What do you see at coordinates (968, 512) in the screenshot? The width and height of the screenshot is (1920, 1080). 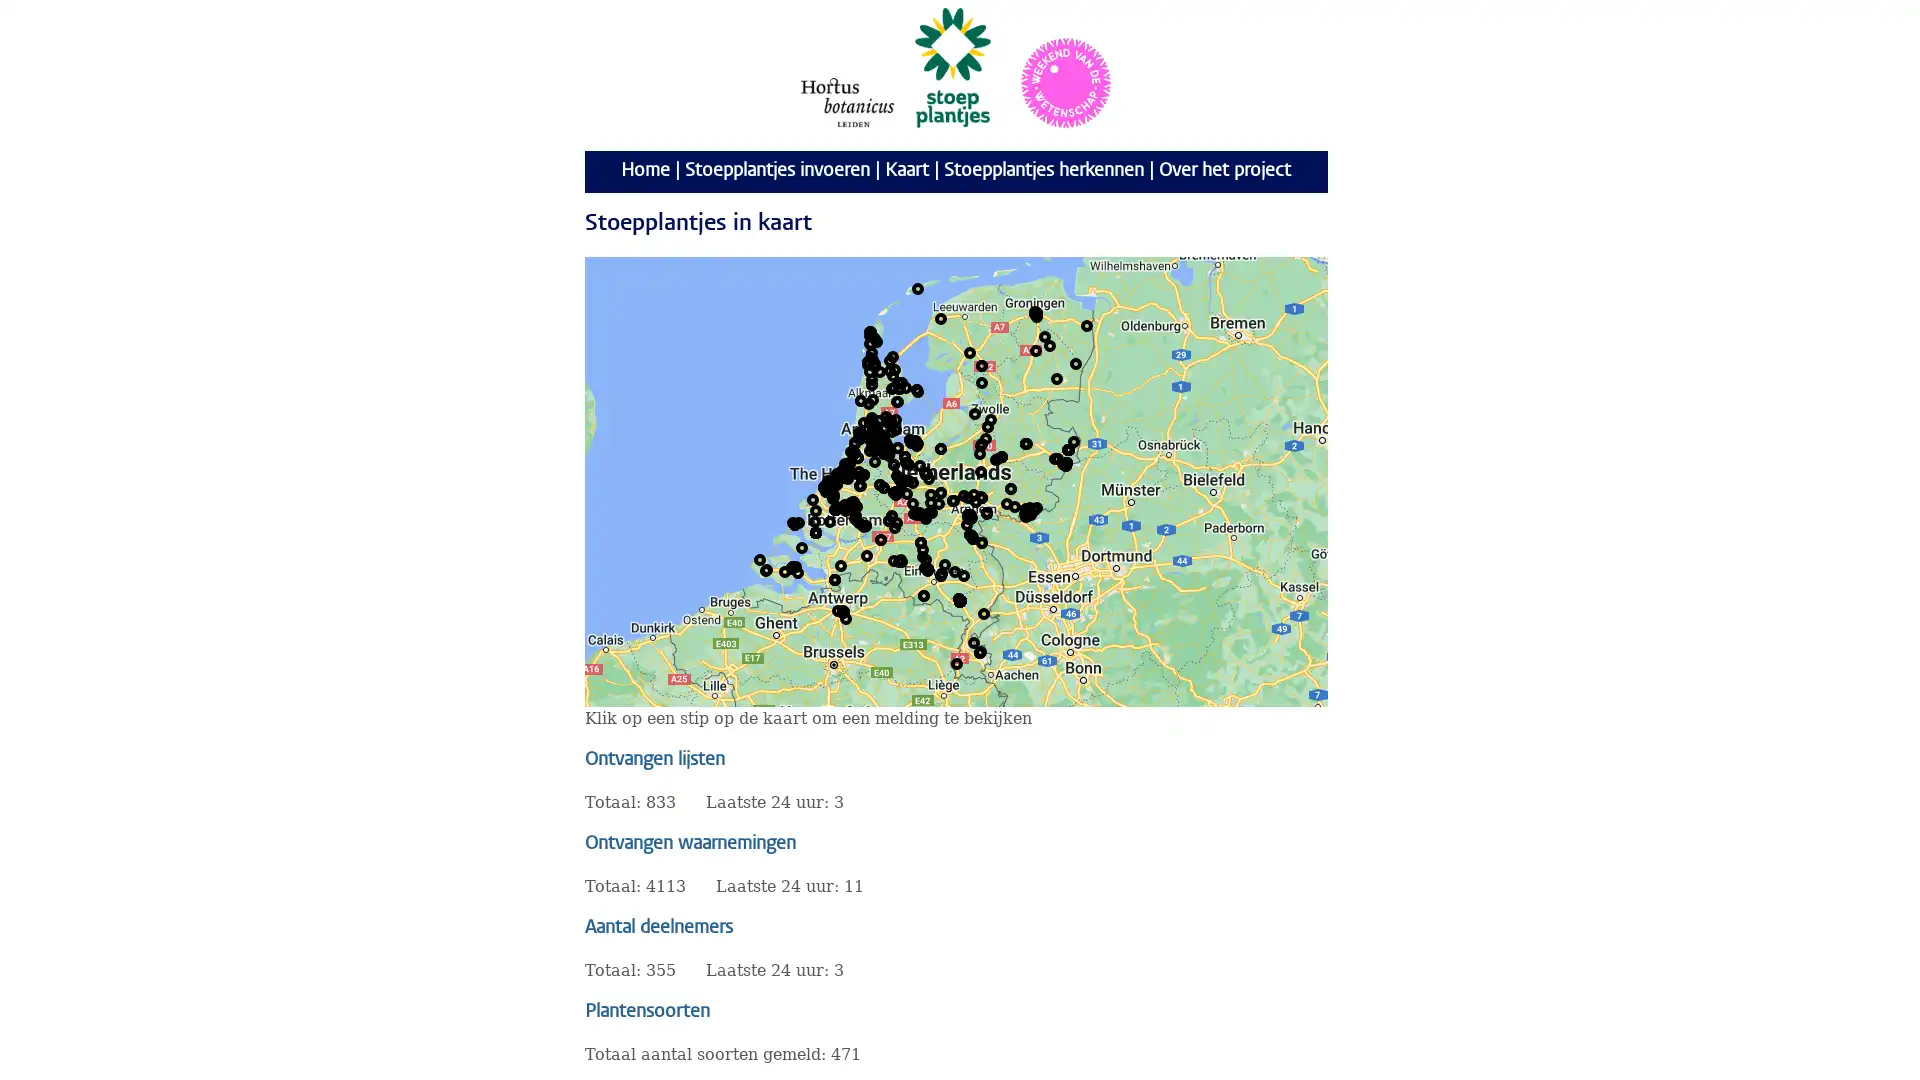 I see `Telling van Julia op 15 oktober 2021` at bounding box center [968, 512].